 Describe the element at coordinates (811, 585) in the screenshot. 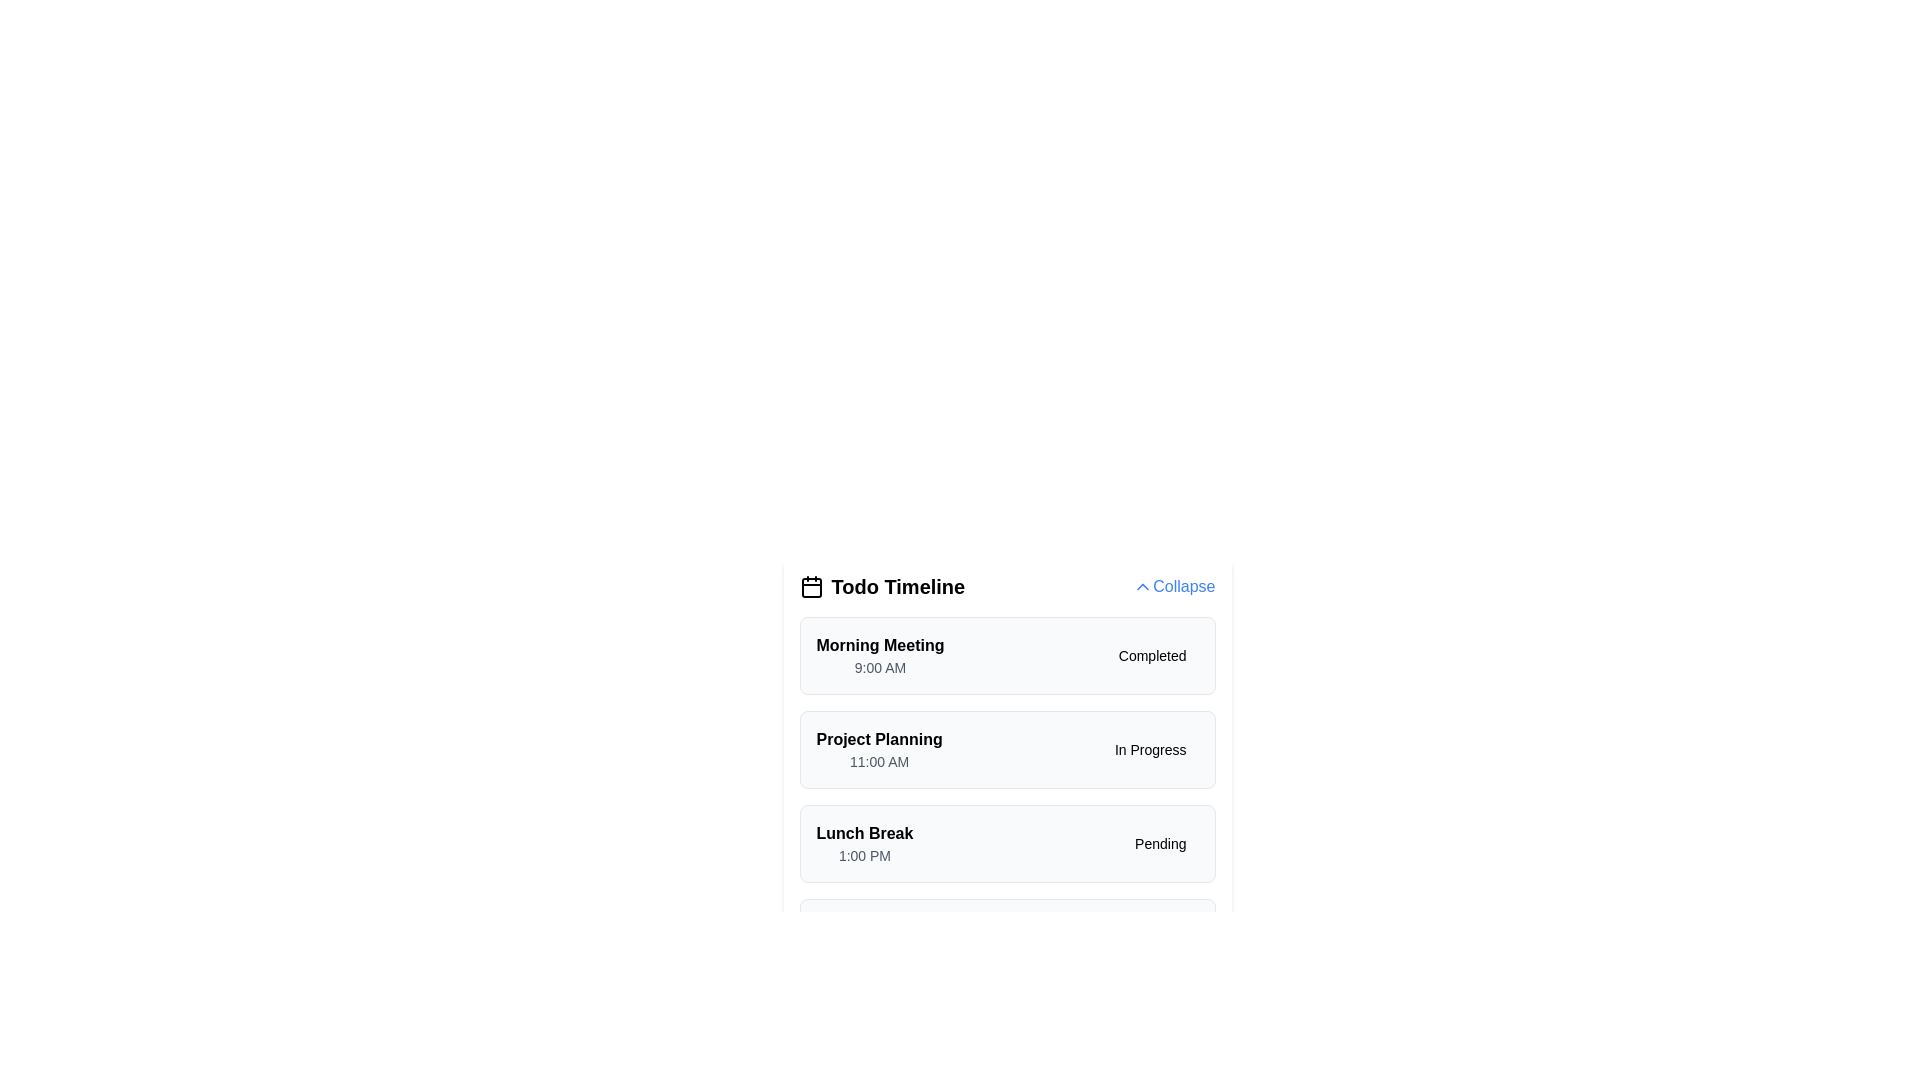

I see `the decorative icon located to the left of the 'Todo Timeline' text in the header section` at that location.